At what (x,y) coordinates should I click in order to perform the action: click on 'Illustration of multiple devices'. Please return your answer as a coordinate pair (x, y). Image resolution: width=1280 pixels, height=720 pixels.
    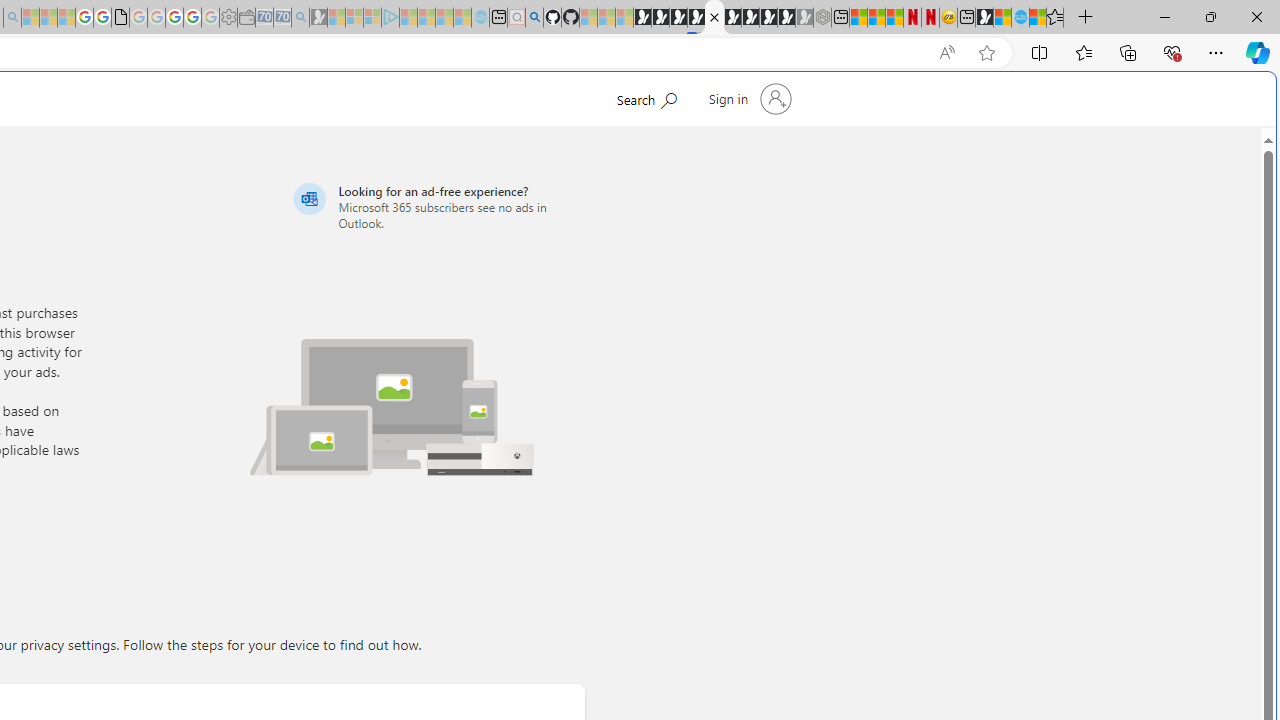
    Looking at the image, I should click on (391, 394).